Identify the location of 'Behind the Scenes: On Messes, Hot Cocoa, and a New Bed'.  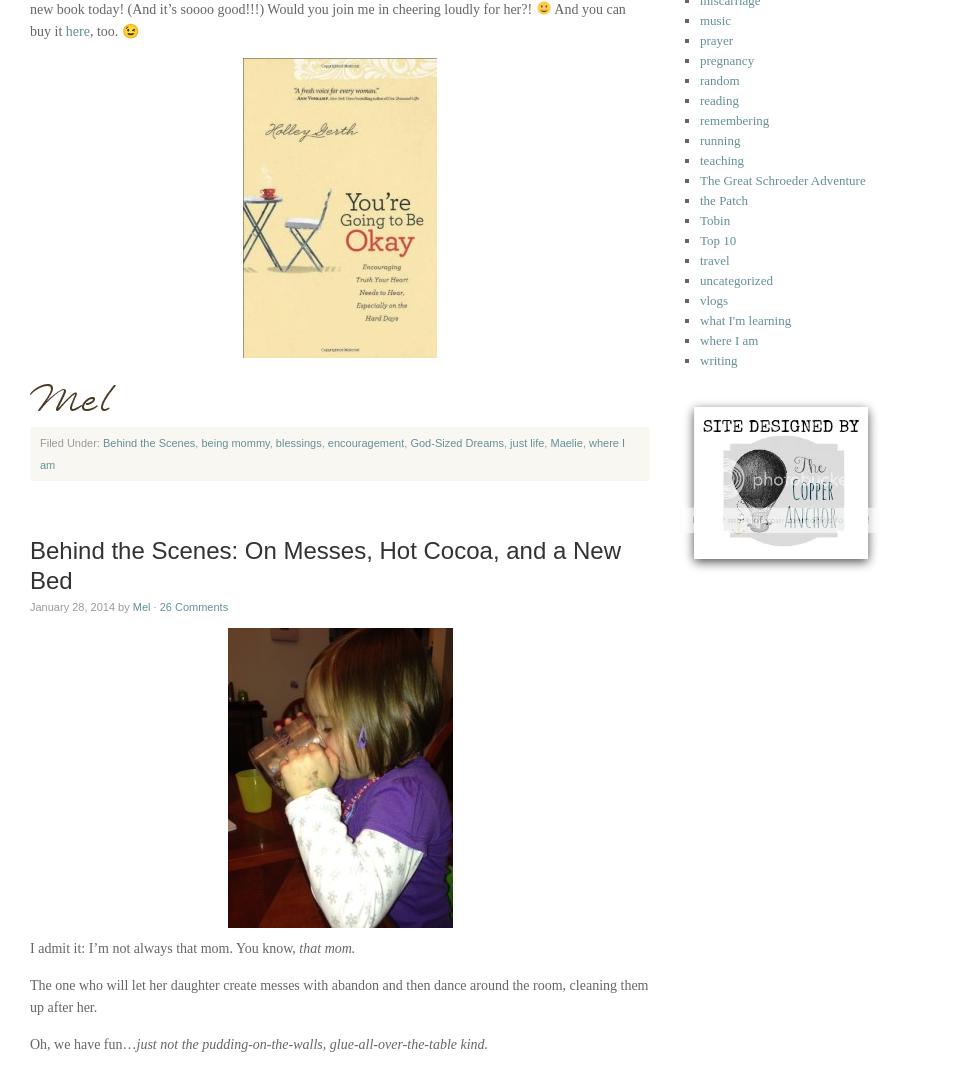
(324, 565).